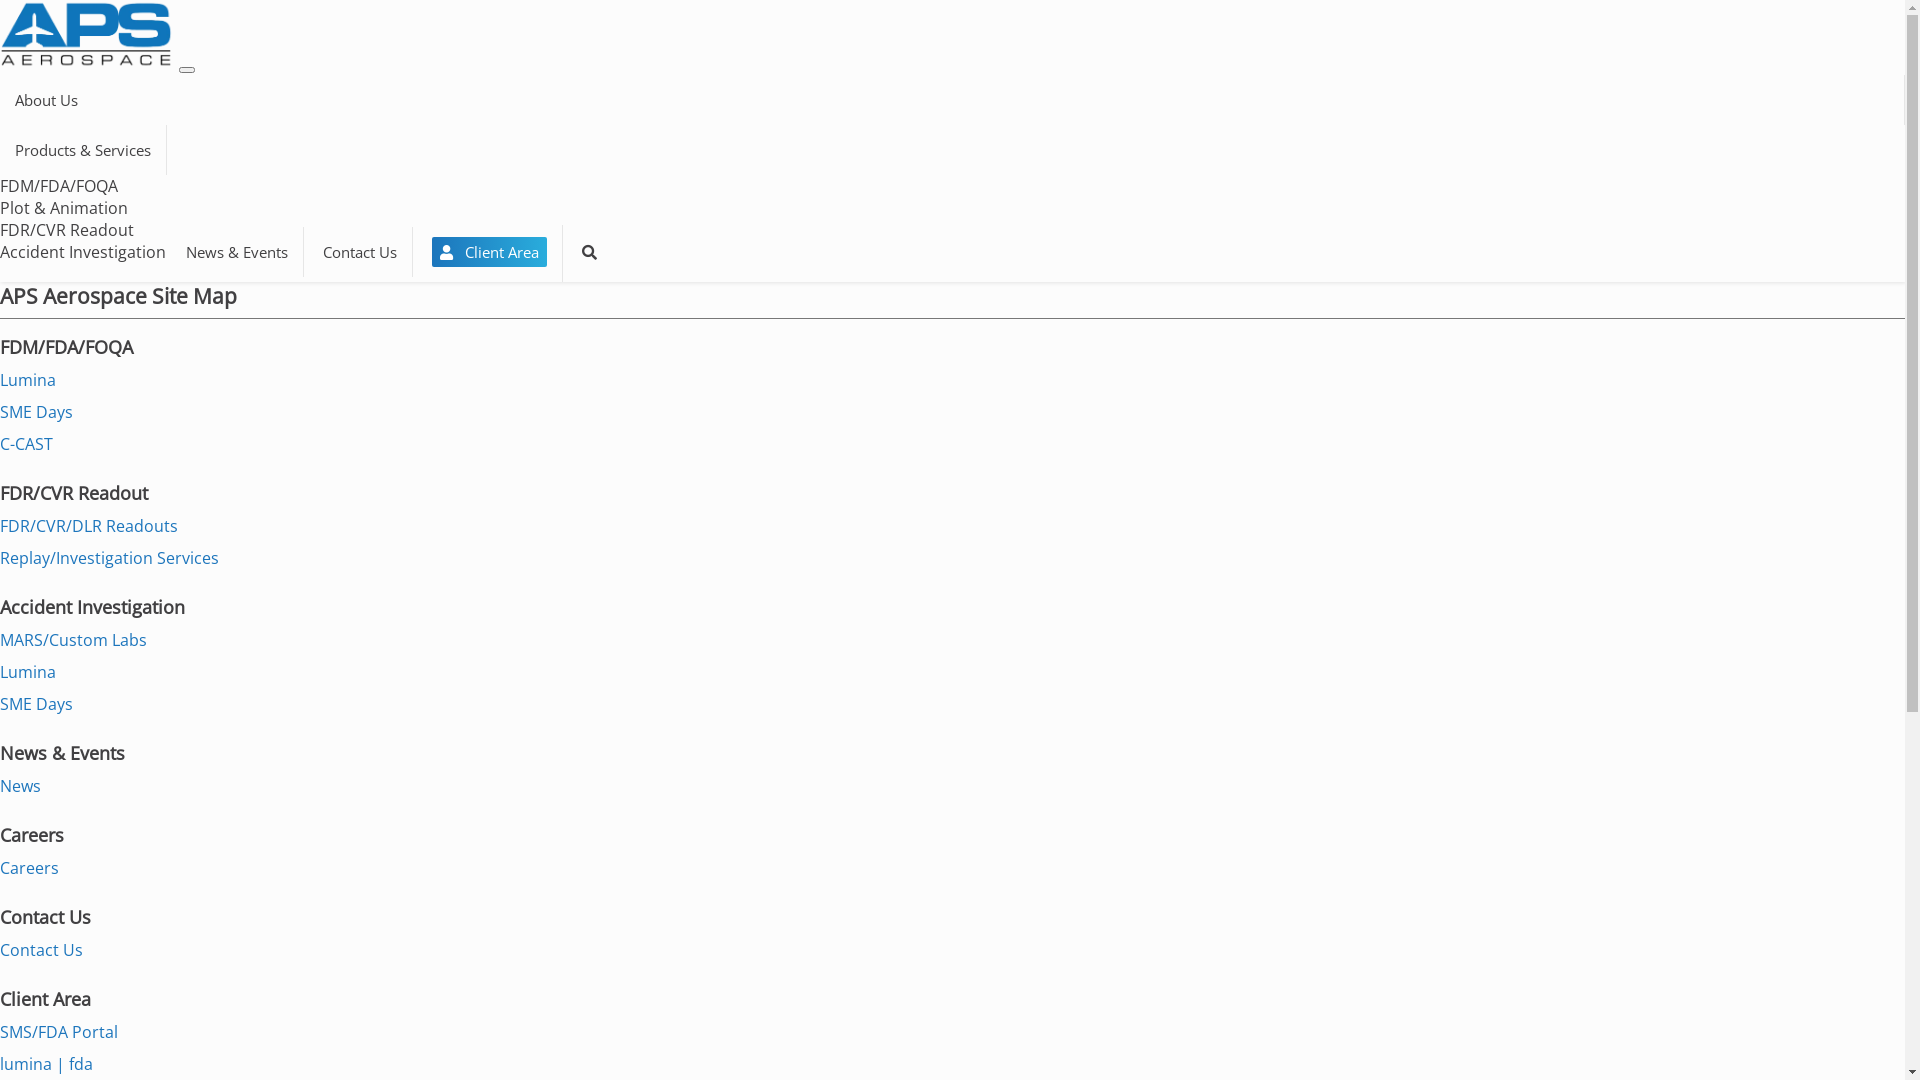 This screenshot has width=1920, height=1080. What do you see at coordinates (0, 948) in the screenshot?
I see `'Contact Us'` at bounding box center [0, 948].